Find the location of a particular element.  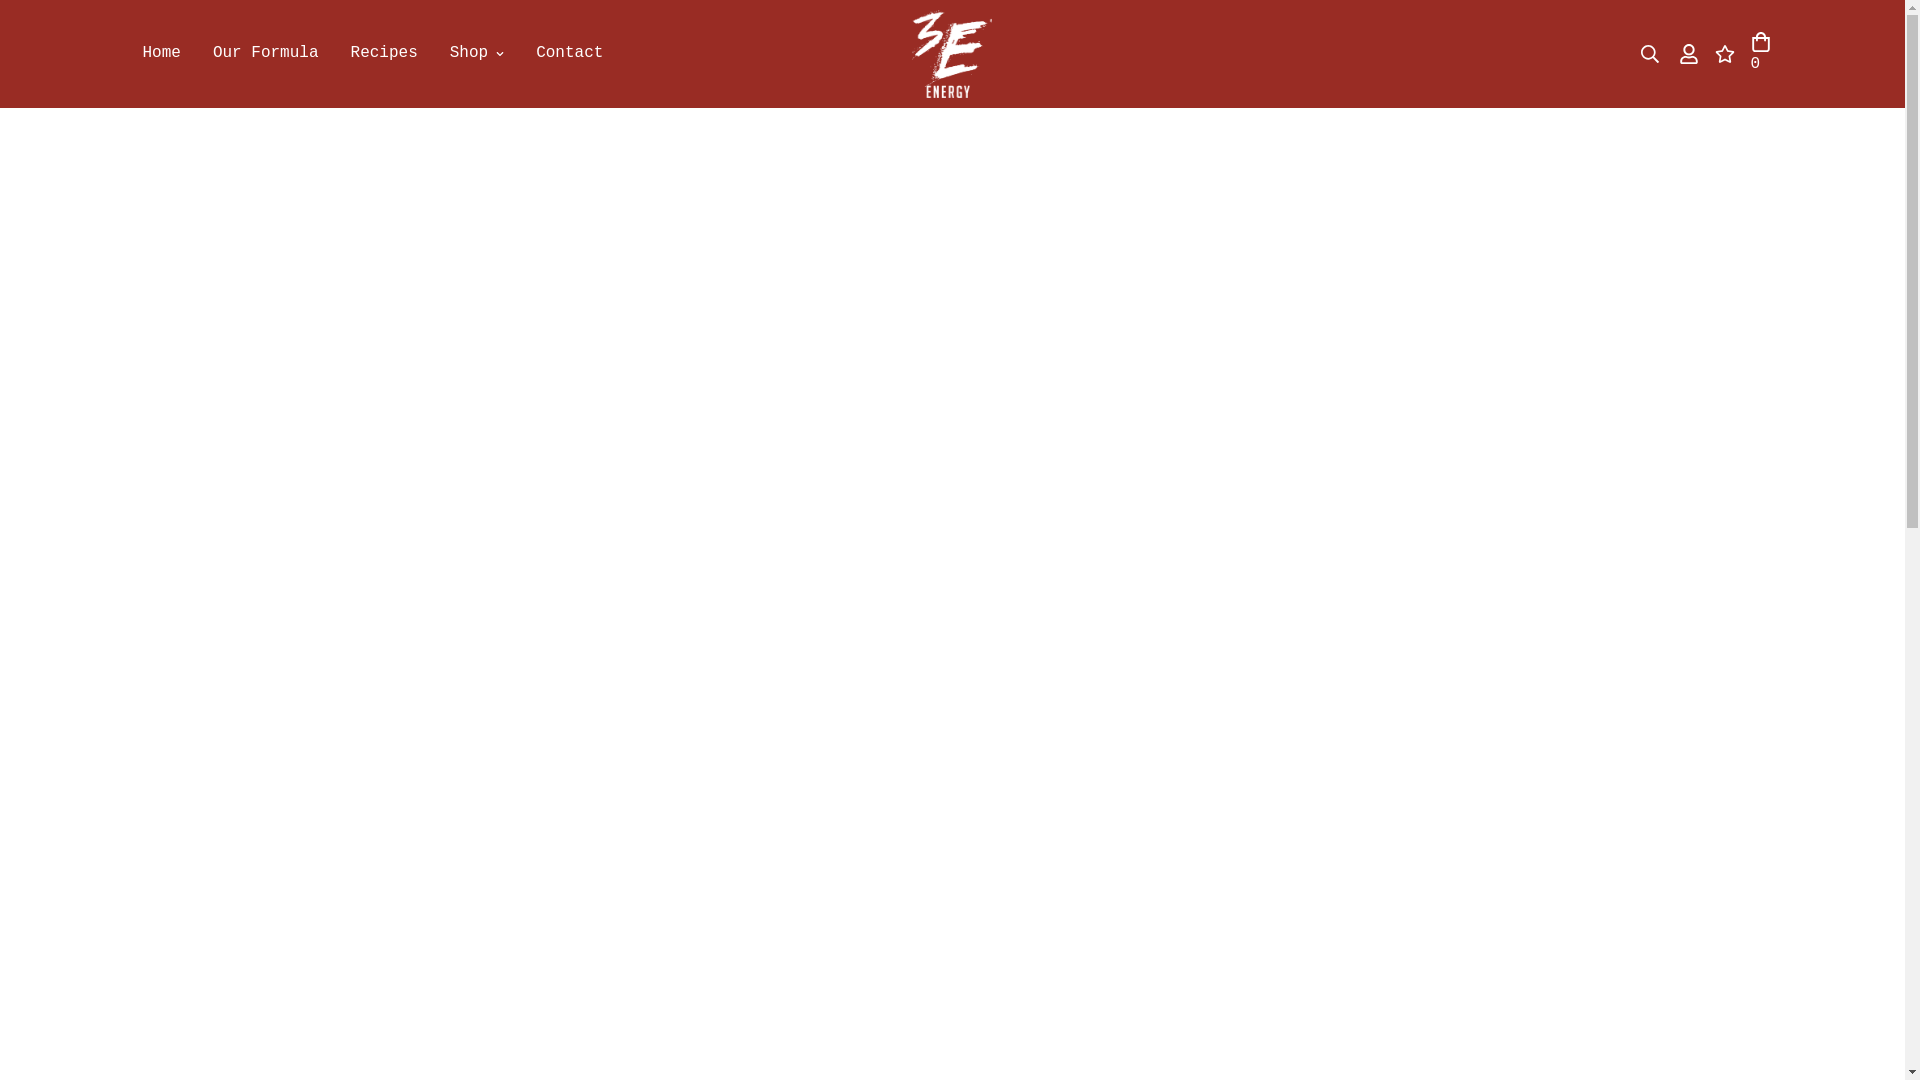

'Shop' is located at coordinates (475, 52).